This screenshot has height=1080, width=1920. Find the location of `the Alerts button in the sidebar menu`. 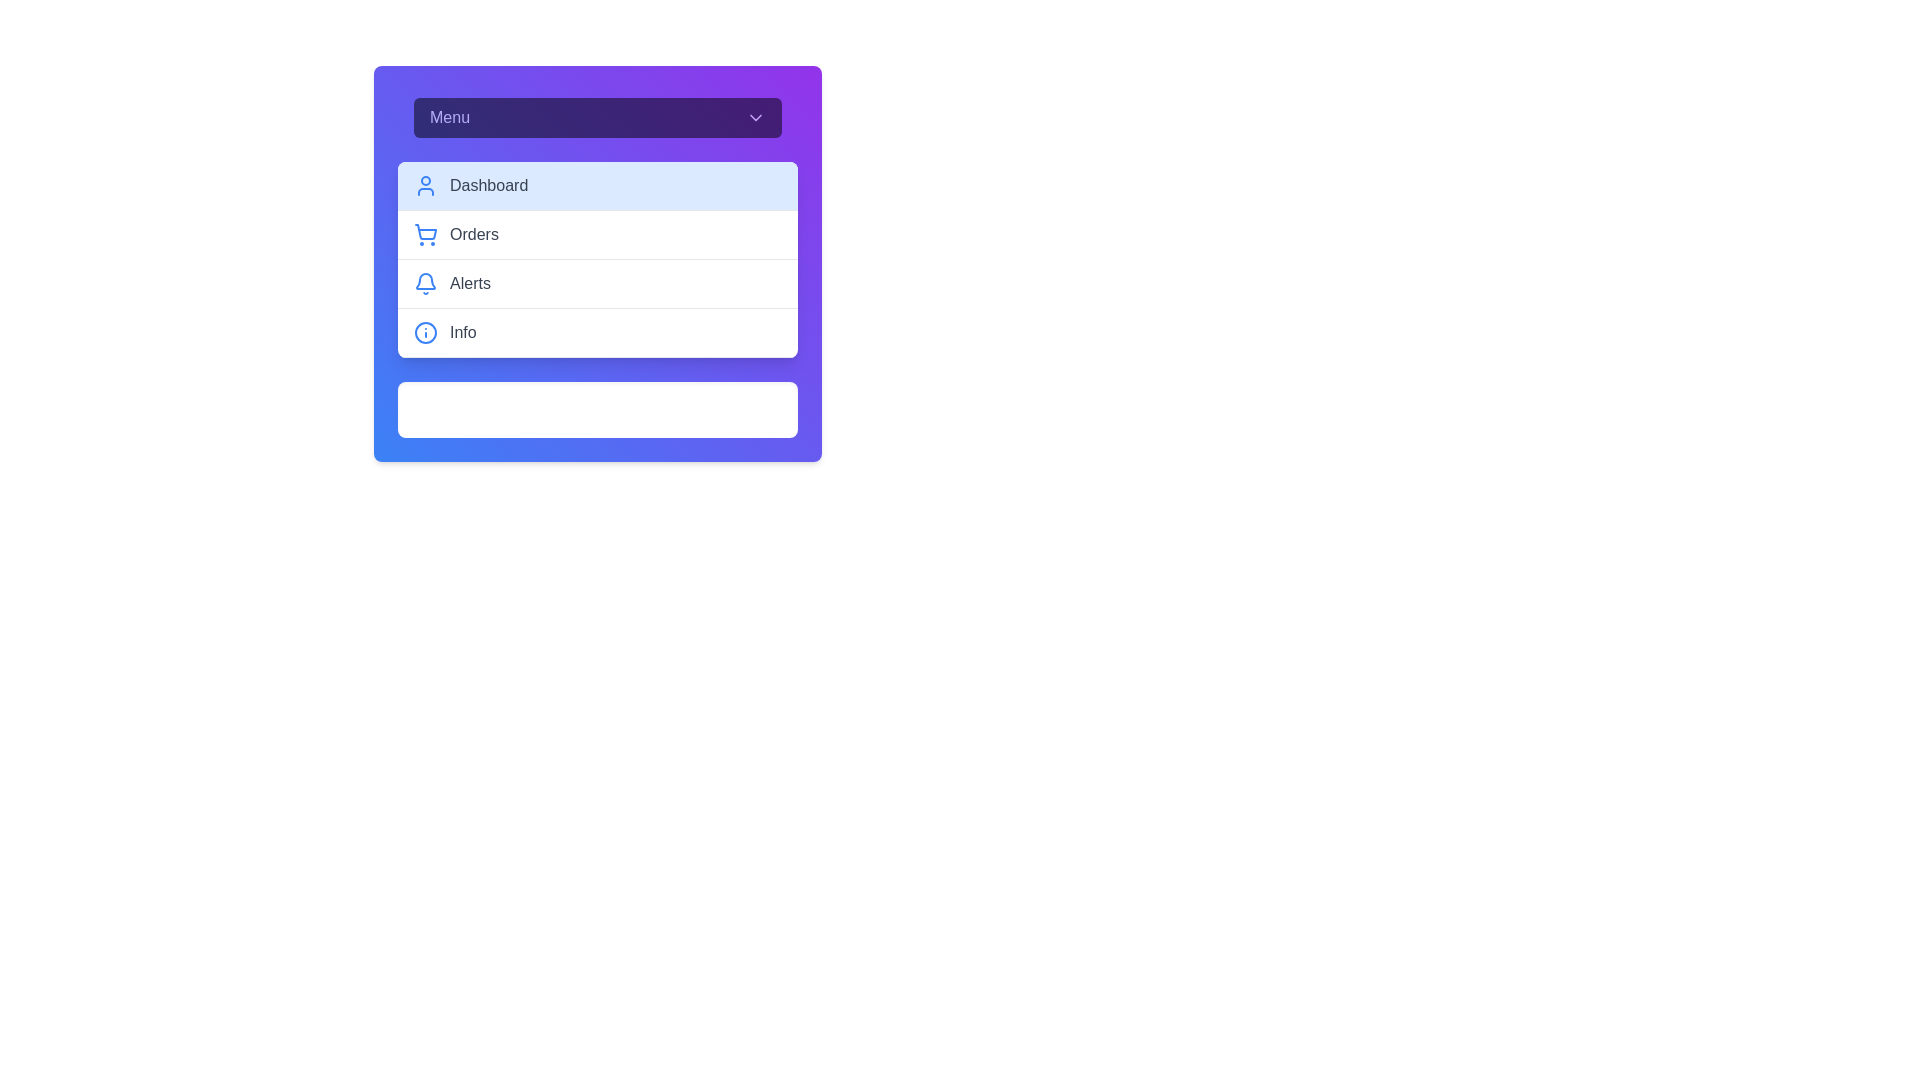

the Alerts button in the sidebar menu is located at coordinates (597, 284).